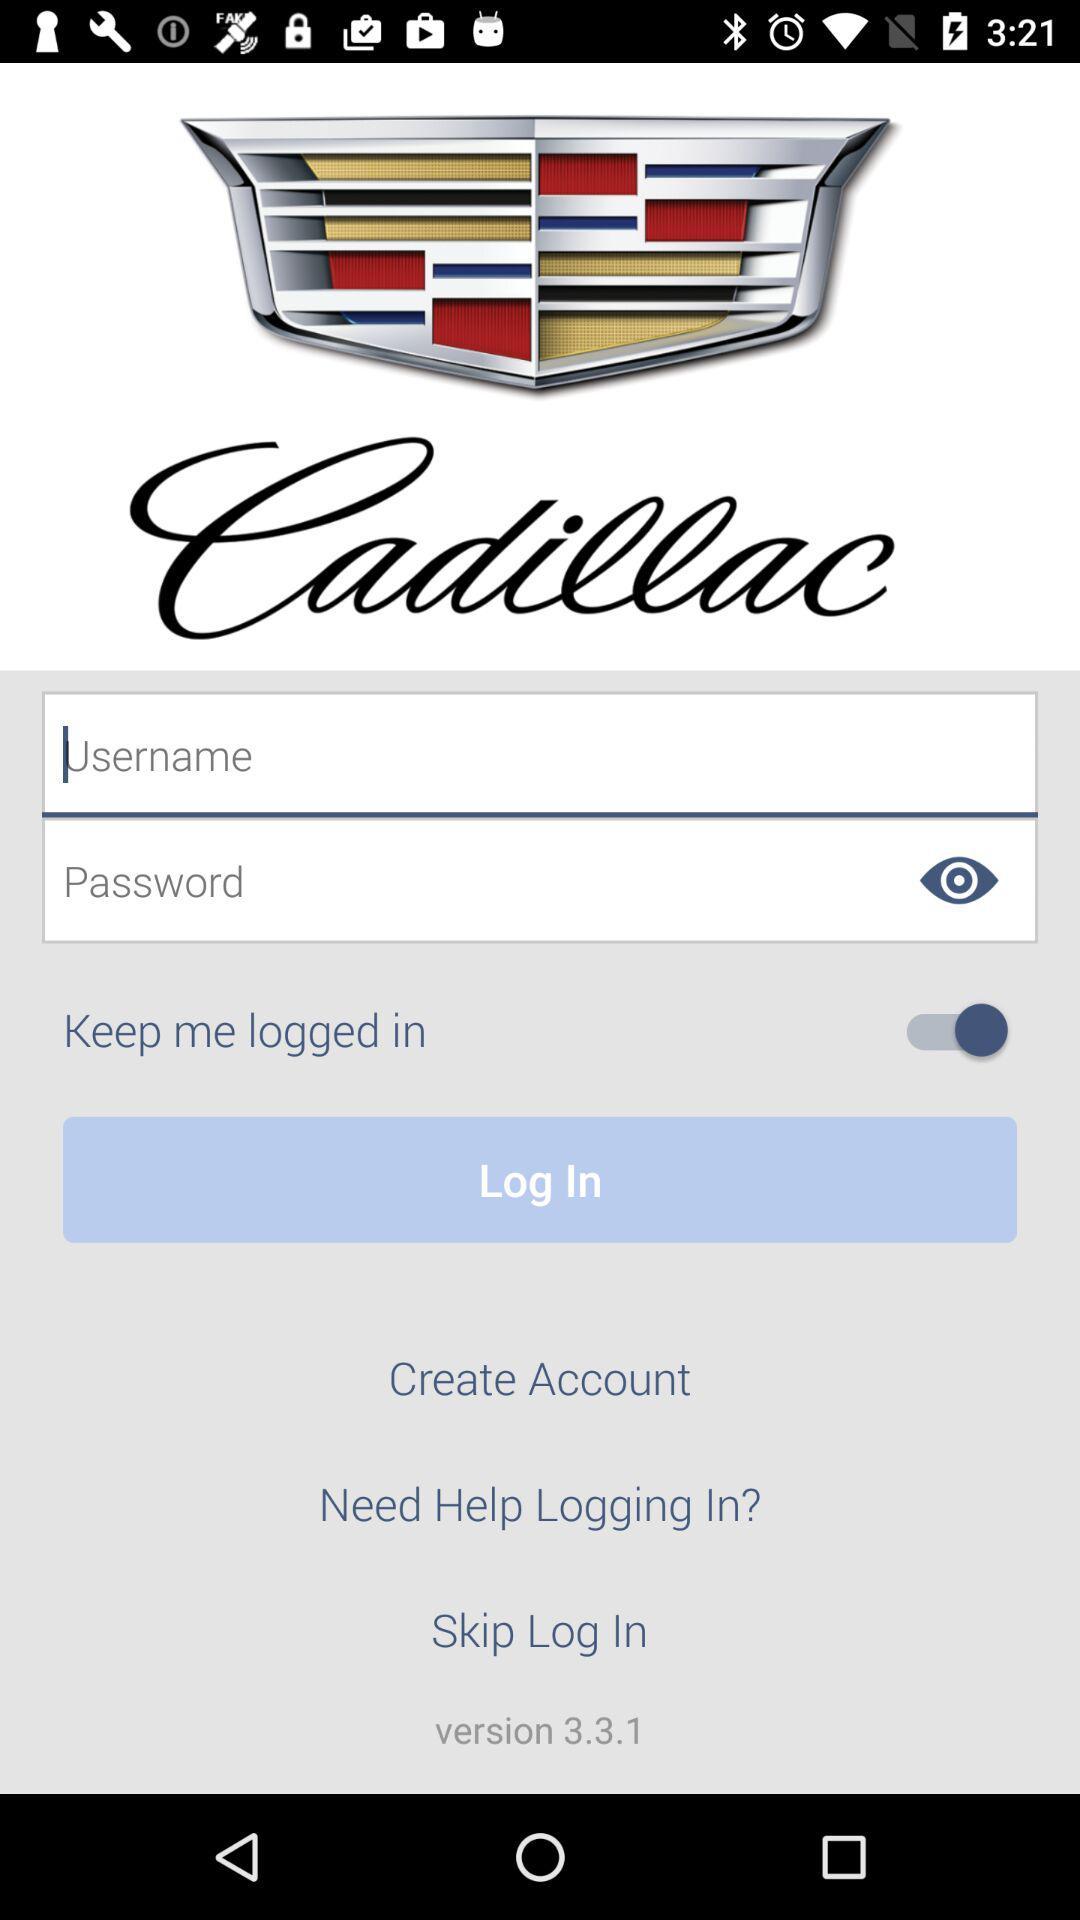 The image size is (1080, 1920). I want to click on icon on the right, so click(964, 1030).